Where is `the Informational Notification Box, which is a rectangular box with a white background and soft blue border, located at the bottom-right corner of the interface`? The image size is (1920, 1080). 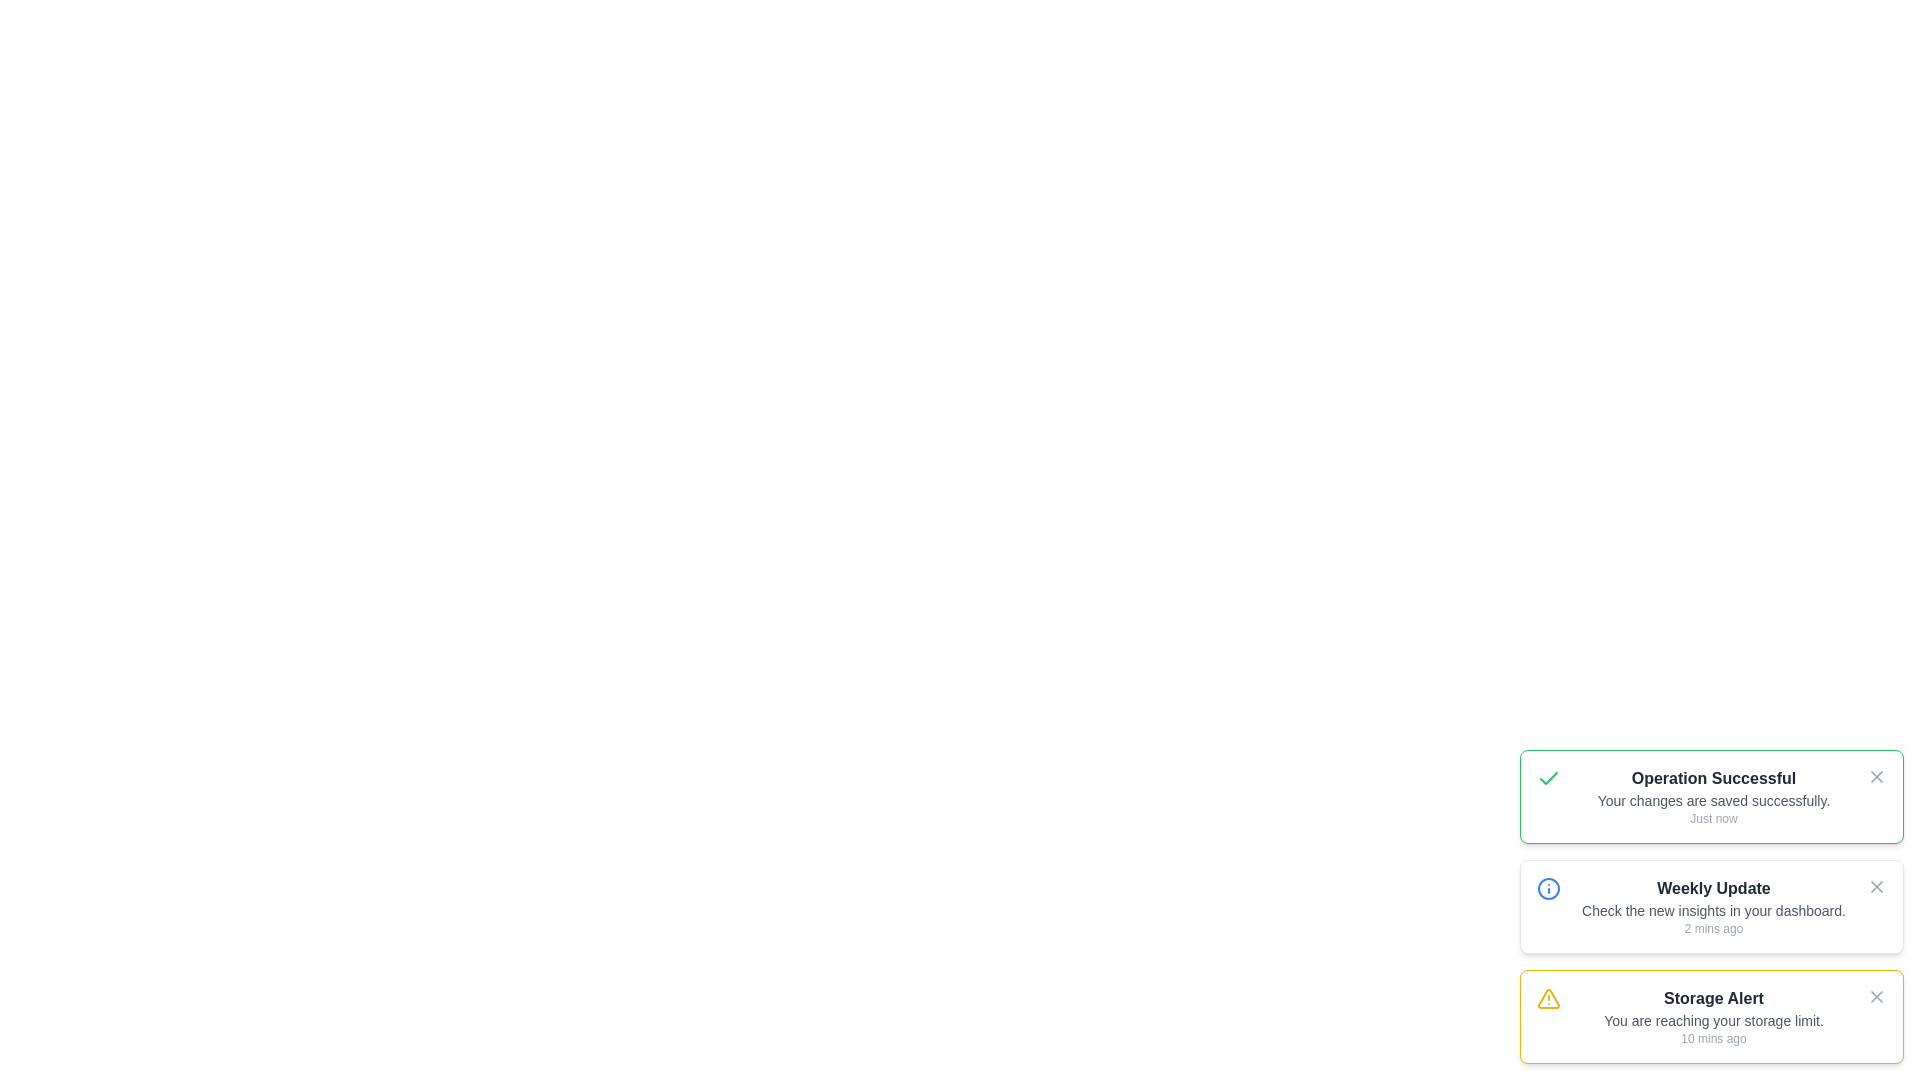
the Informational Notification Box, which is a rectangular box with a white background and soft blue border, located at the bottom-right corner of the interface is located at coordinates (1711, 906).